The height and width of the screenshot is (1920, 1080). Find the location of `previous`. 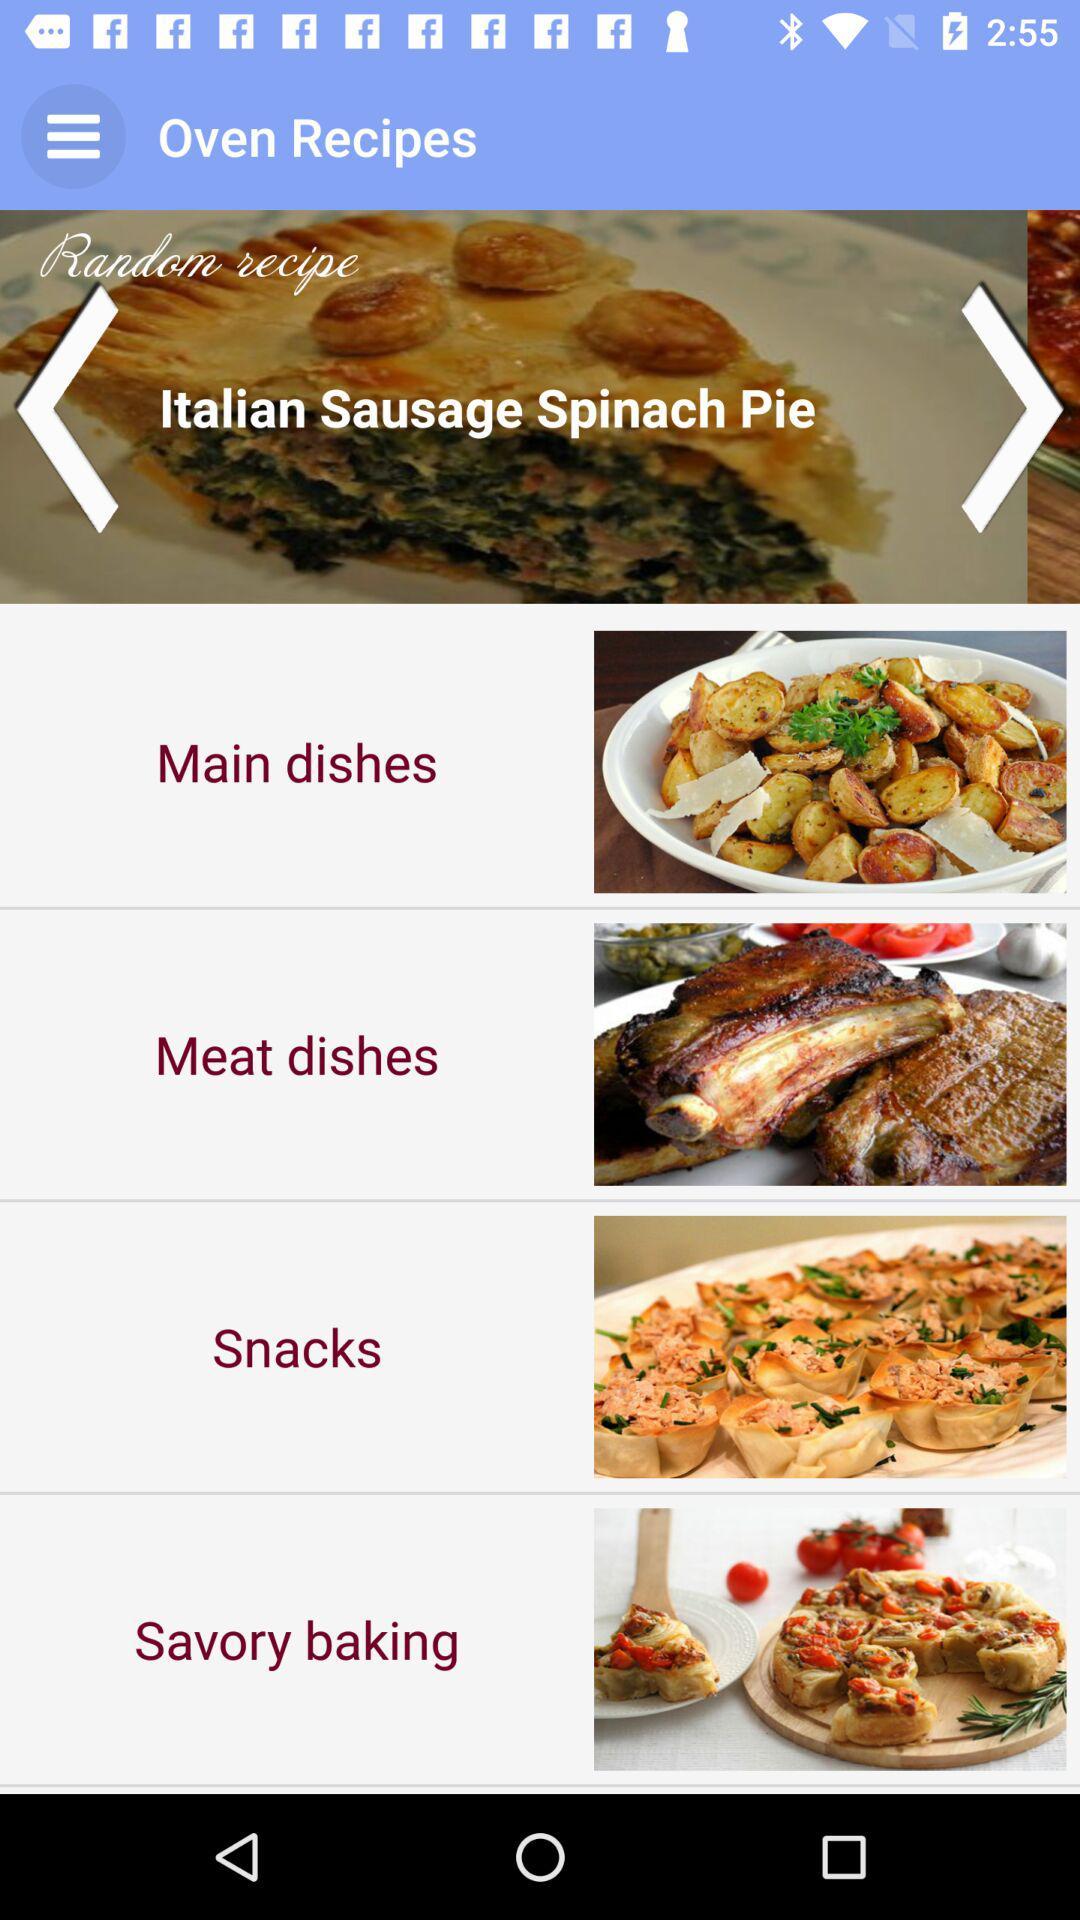

previous is located at coordinates (64, 405).